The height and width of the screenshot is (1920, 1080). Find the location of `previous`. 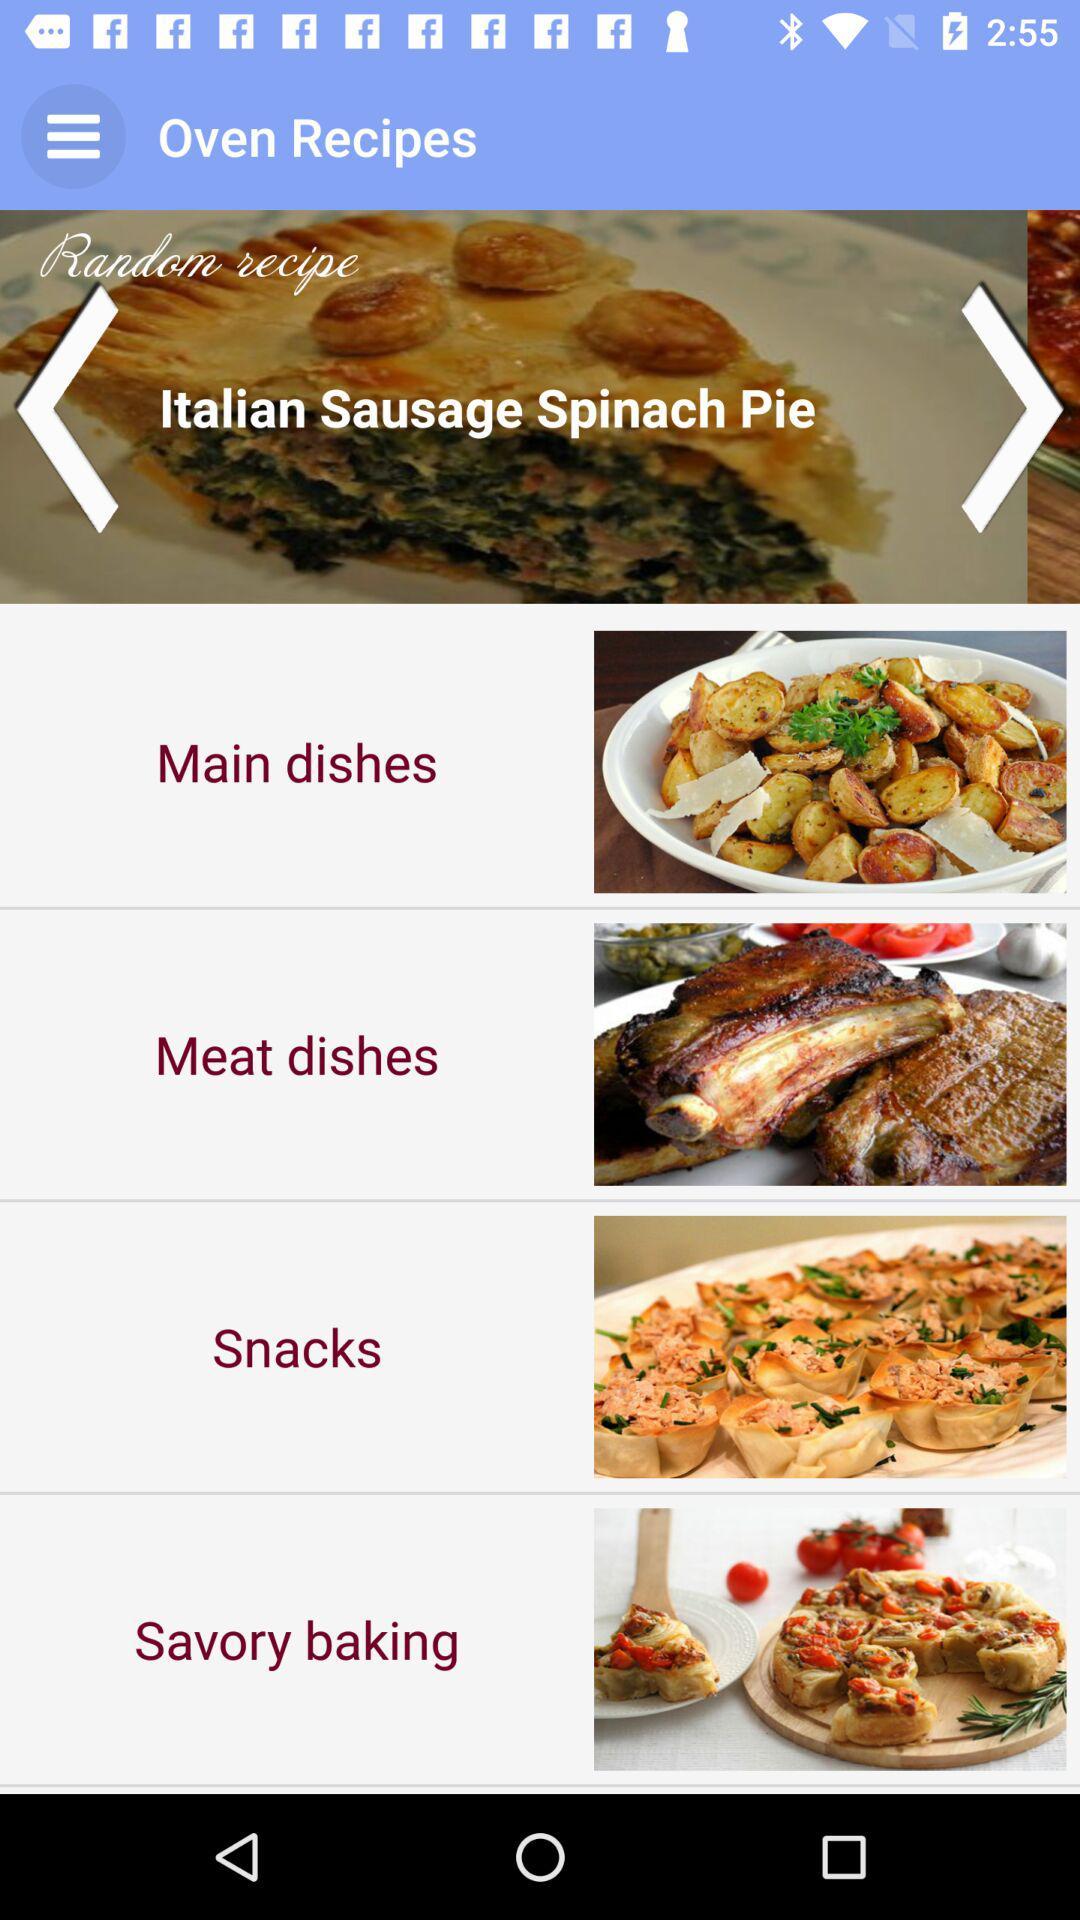

previous is located at coordinates (64, 405).